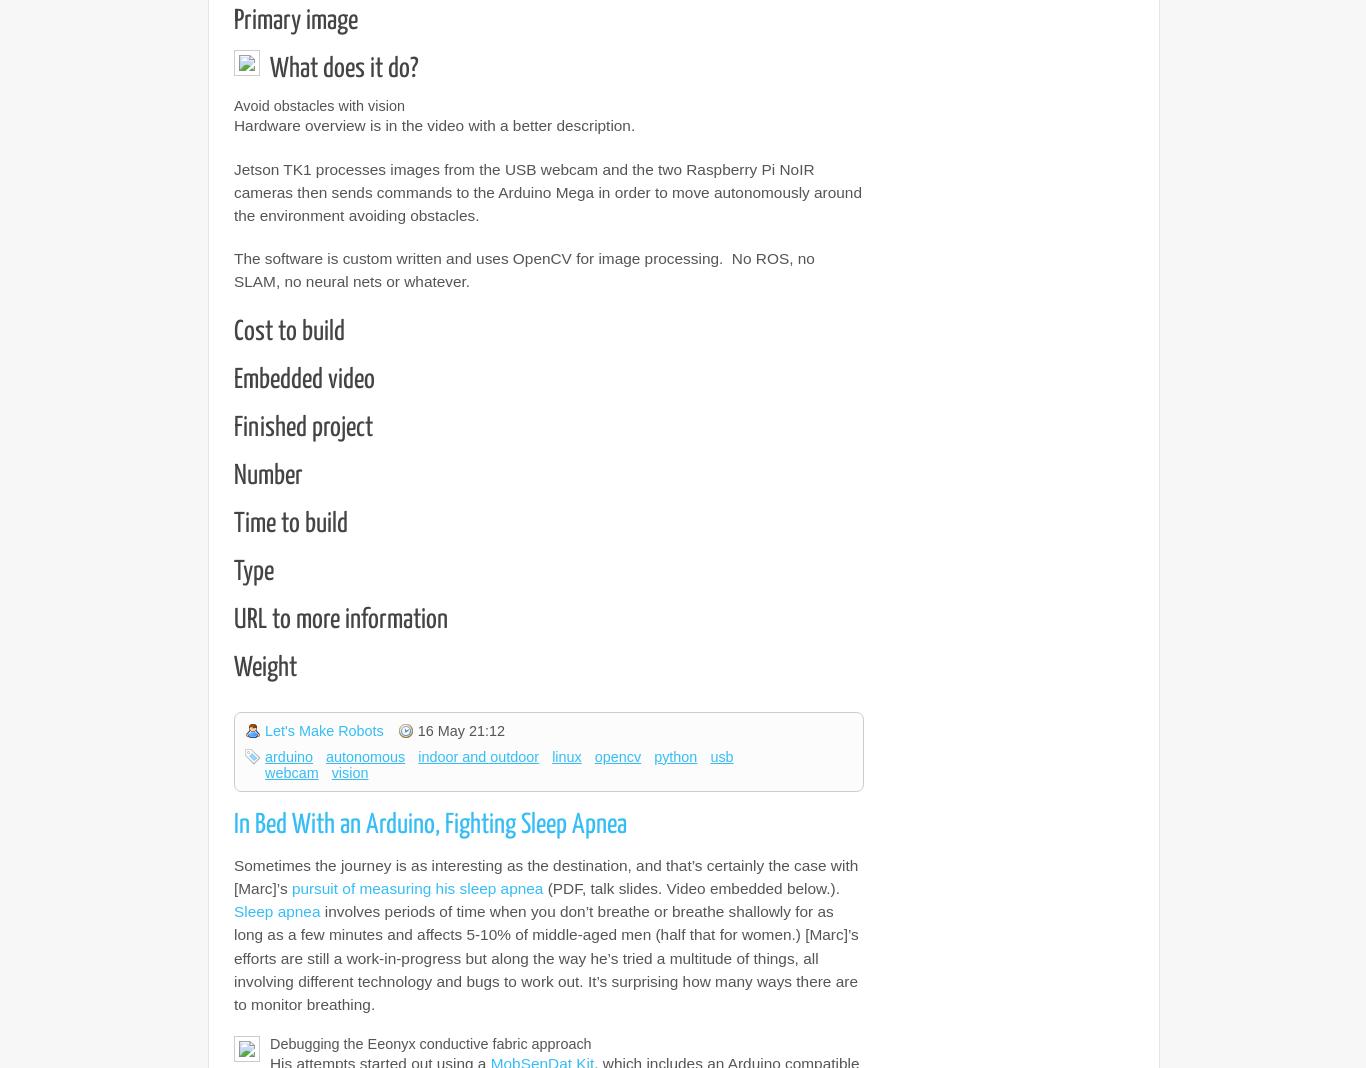 This screenshot has width=1366, height=1068. I want to click on 'What does it do?', so click(343, 68).